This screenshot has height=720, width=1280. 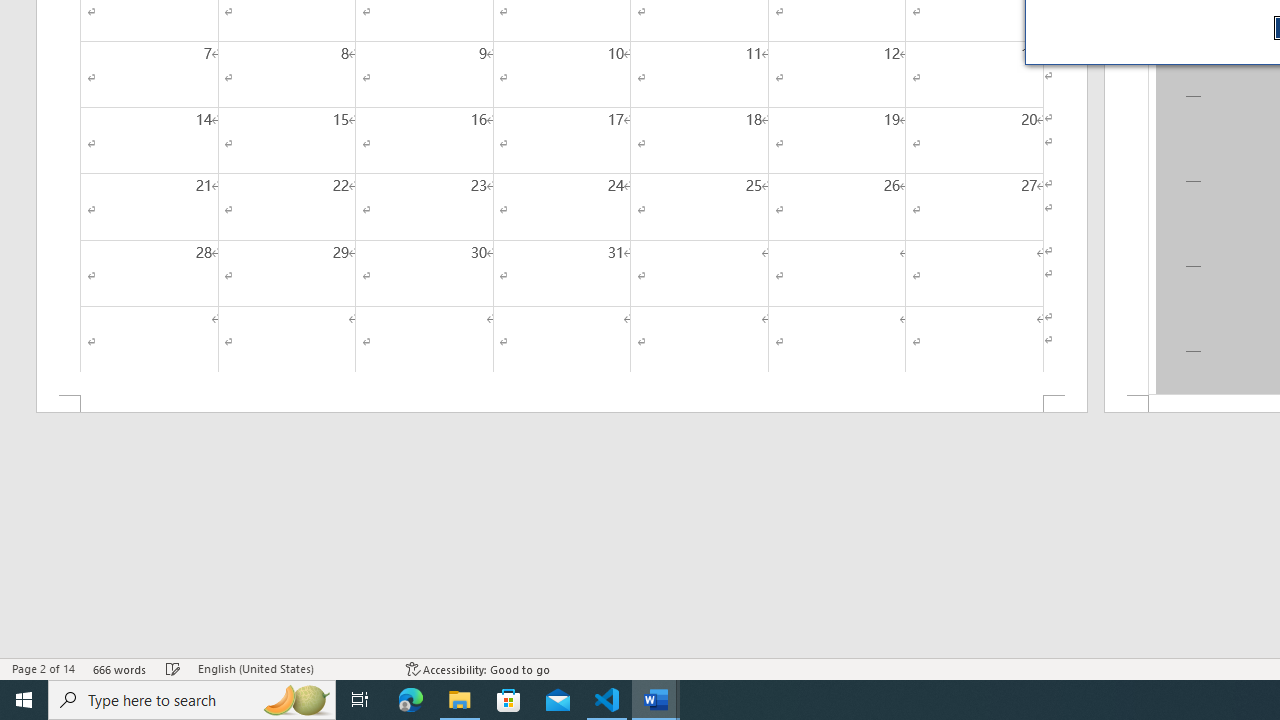 I want to click on 'File Explorer - 1 running window', so click(x=459, y=698).